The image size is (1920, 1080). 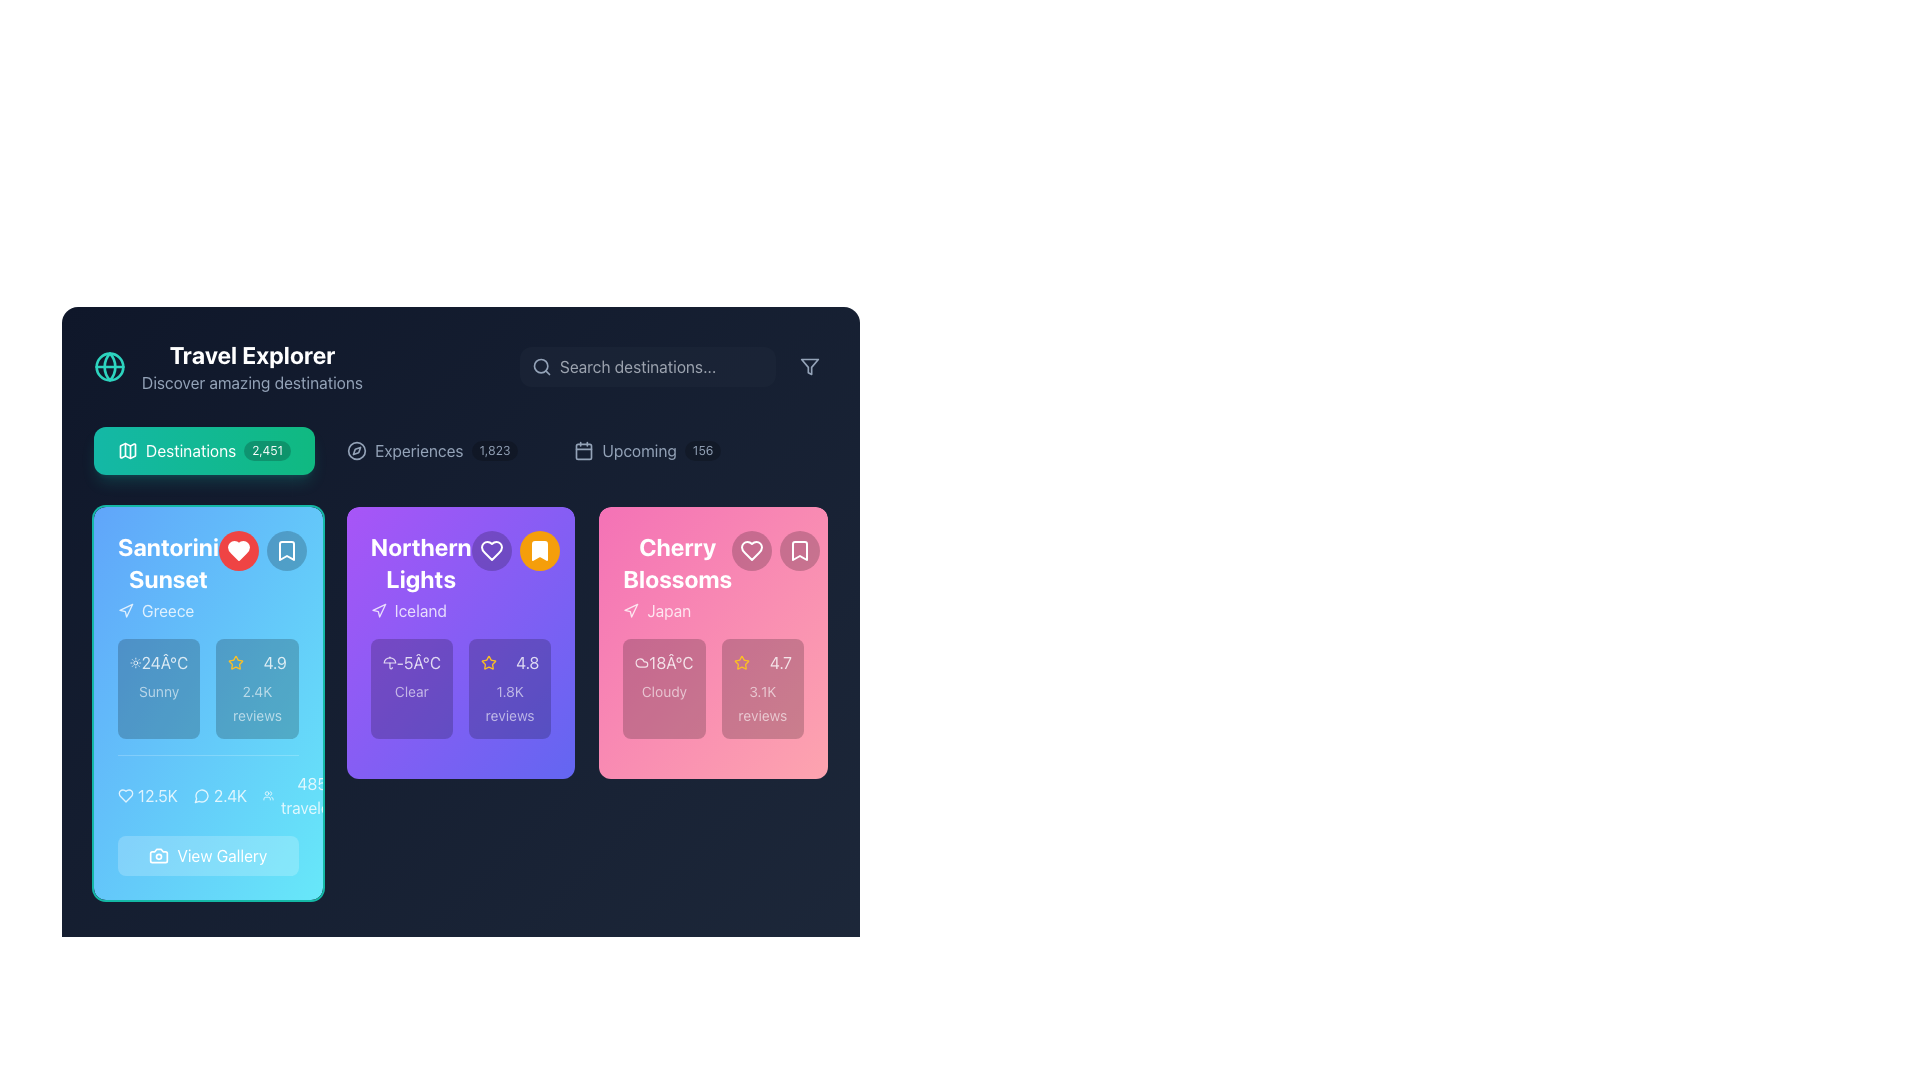 What do you see at coordinates (800, 551) in the screenshot?
I see `the circular button with a black background and white bookmark icon located in the top-right corner of the 'Cherry Blossoms' card to bookmark the item` at bounding box center [800, 551].